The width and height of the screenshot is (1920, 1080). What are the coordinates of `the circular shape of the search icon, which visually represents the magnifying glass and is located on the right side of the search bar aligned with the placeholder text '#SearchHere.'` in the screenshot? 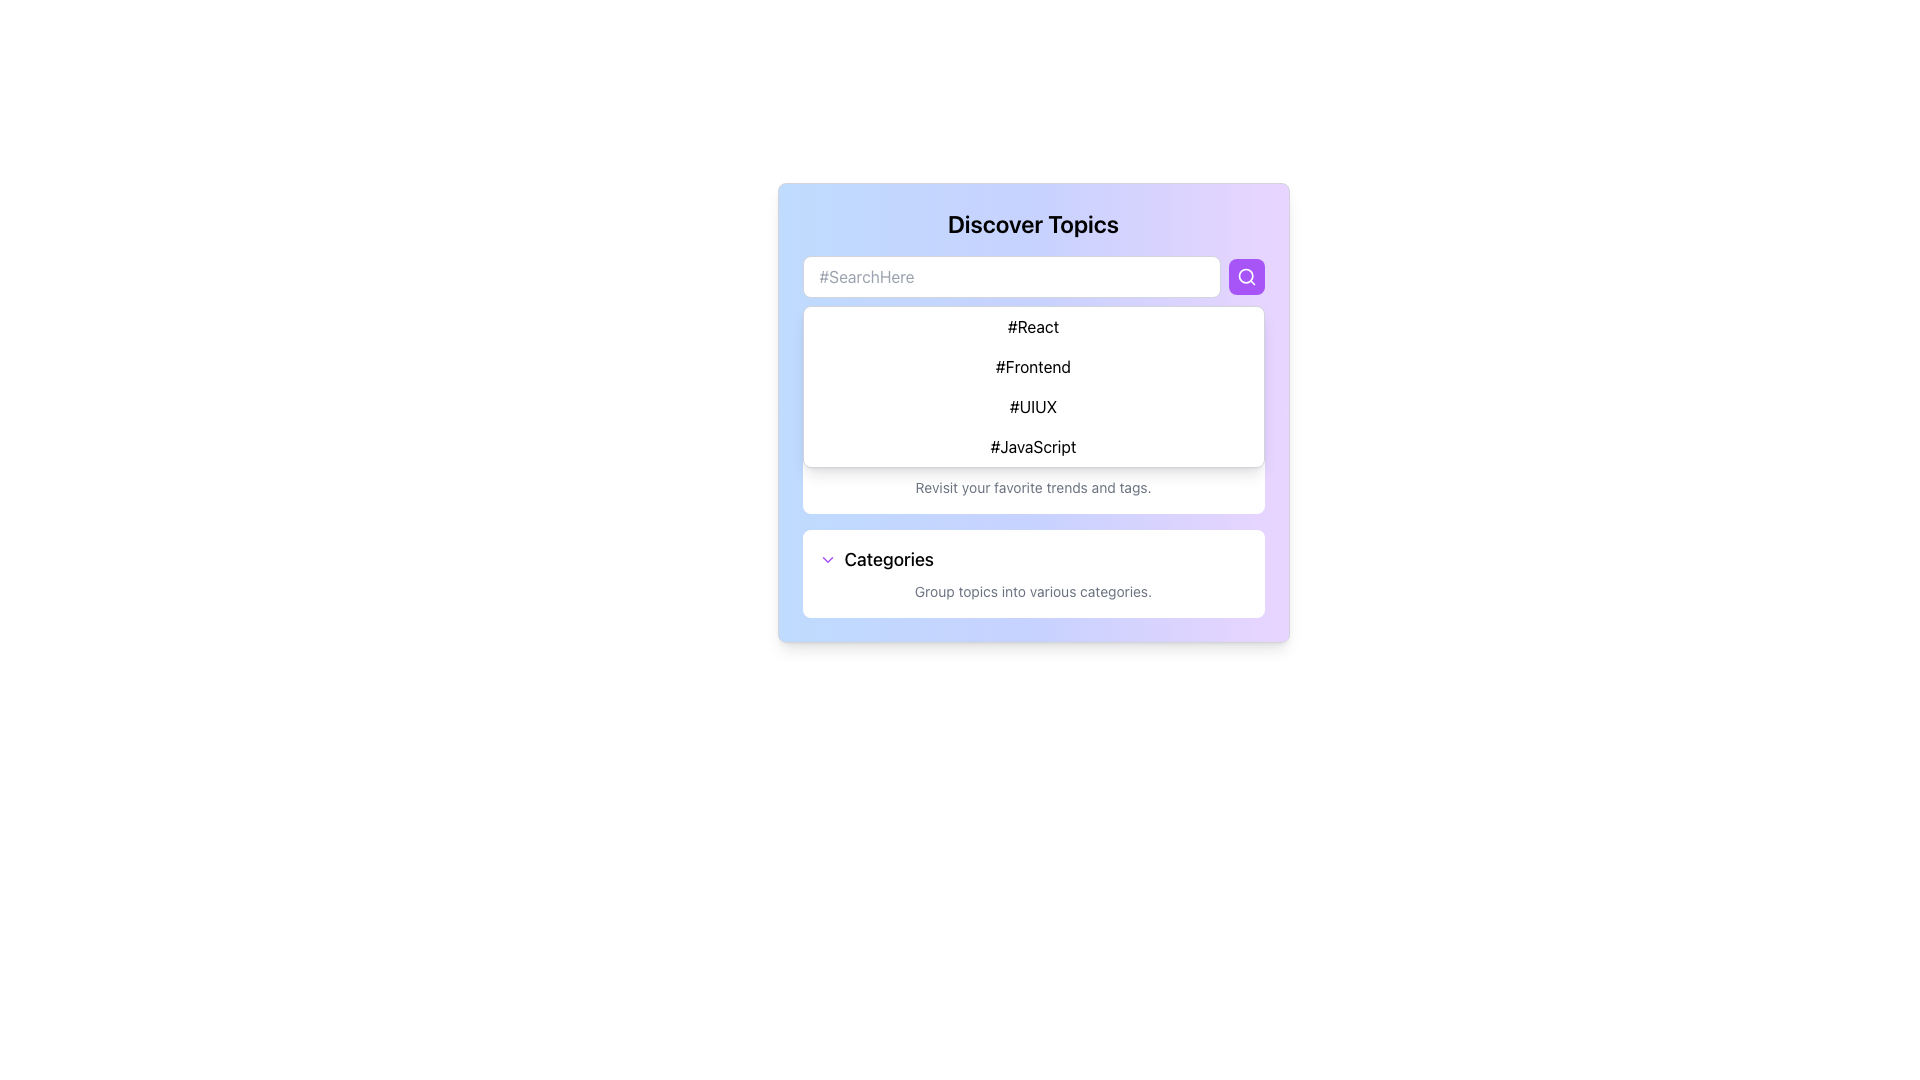 It's located at (1244, 276).